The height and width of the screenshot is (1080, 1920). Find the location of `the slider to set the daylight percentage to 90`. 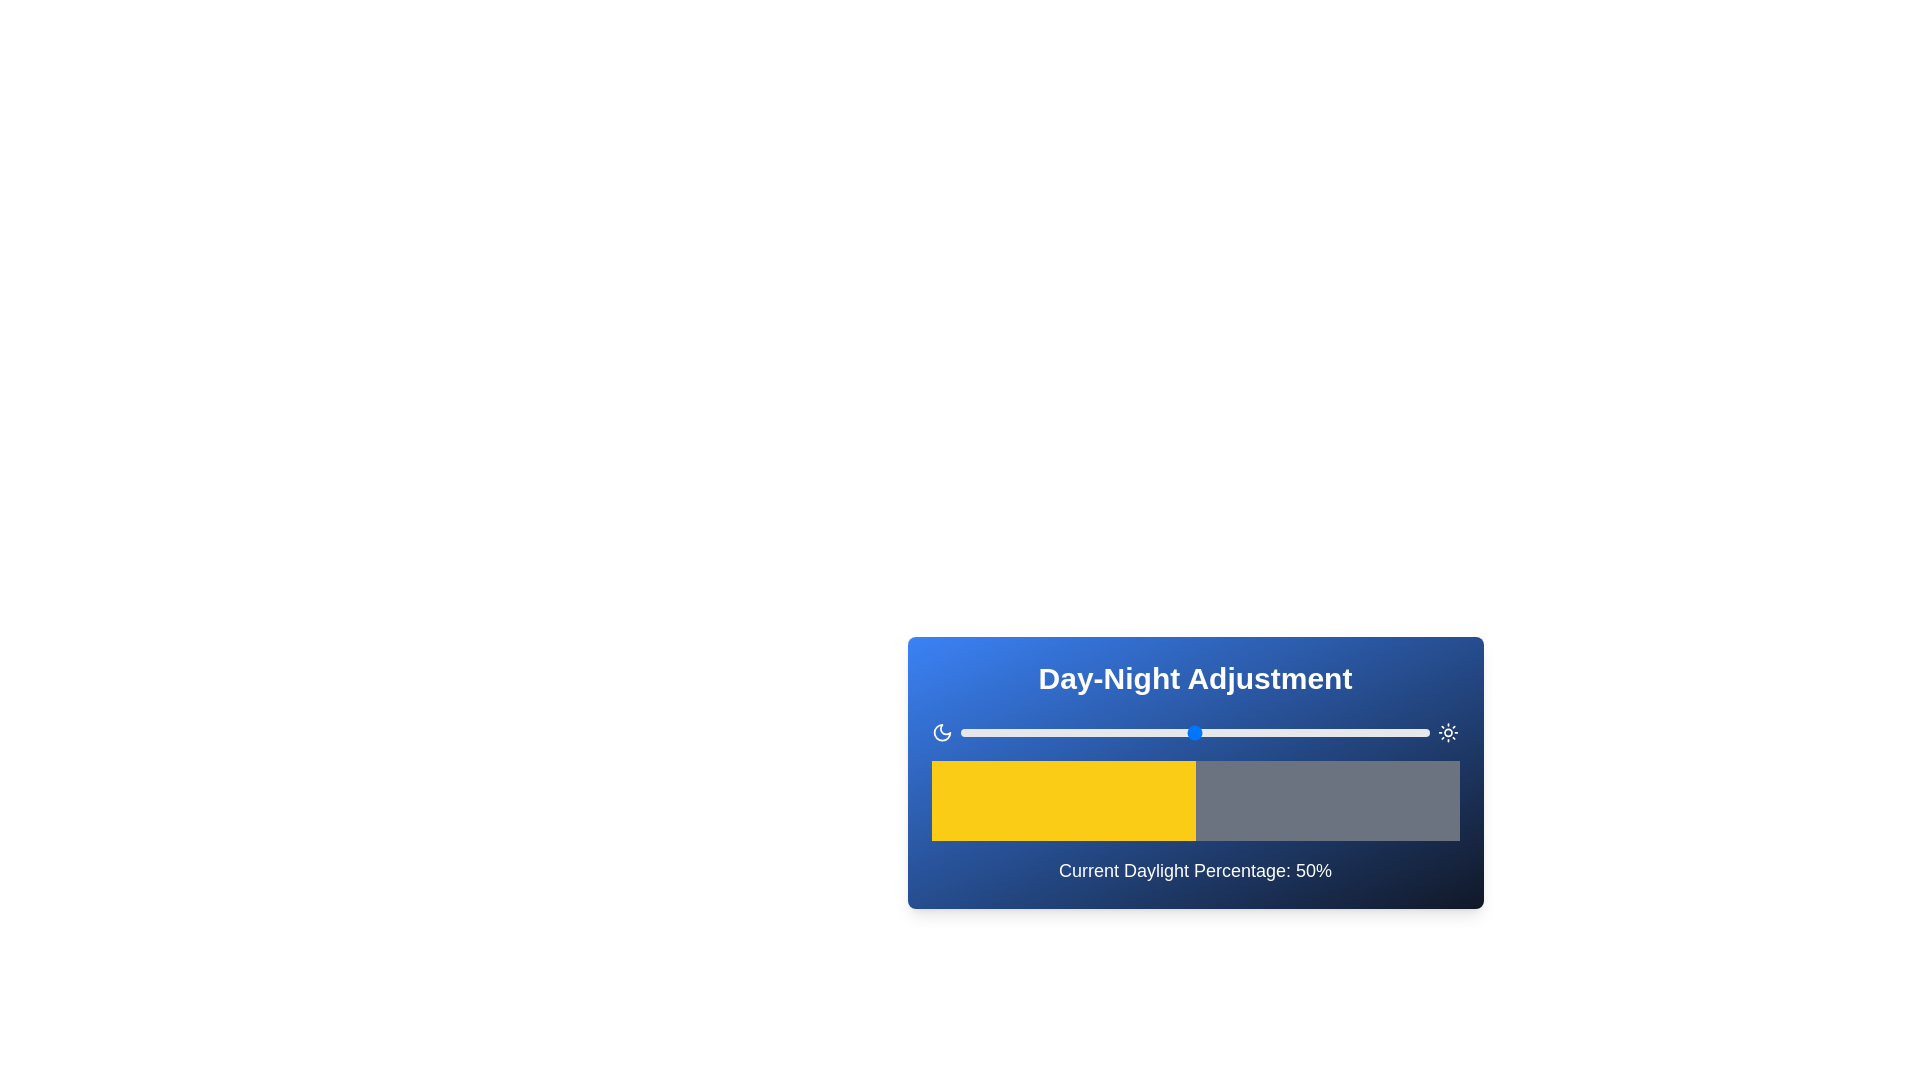

the slider to set the daylight percentage to 90 is located at coordinates (1382, 732).